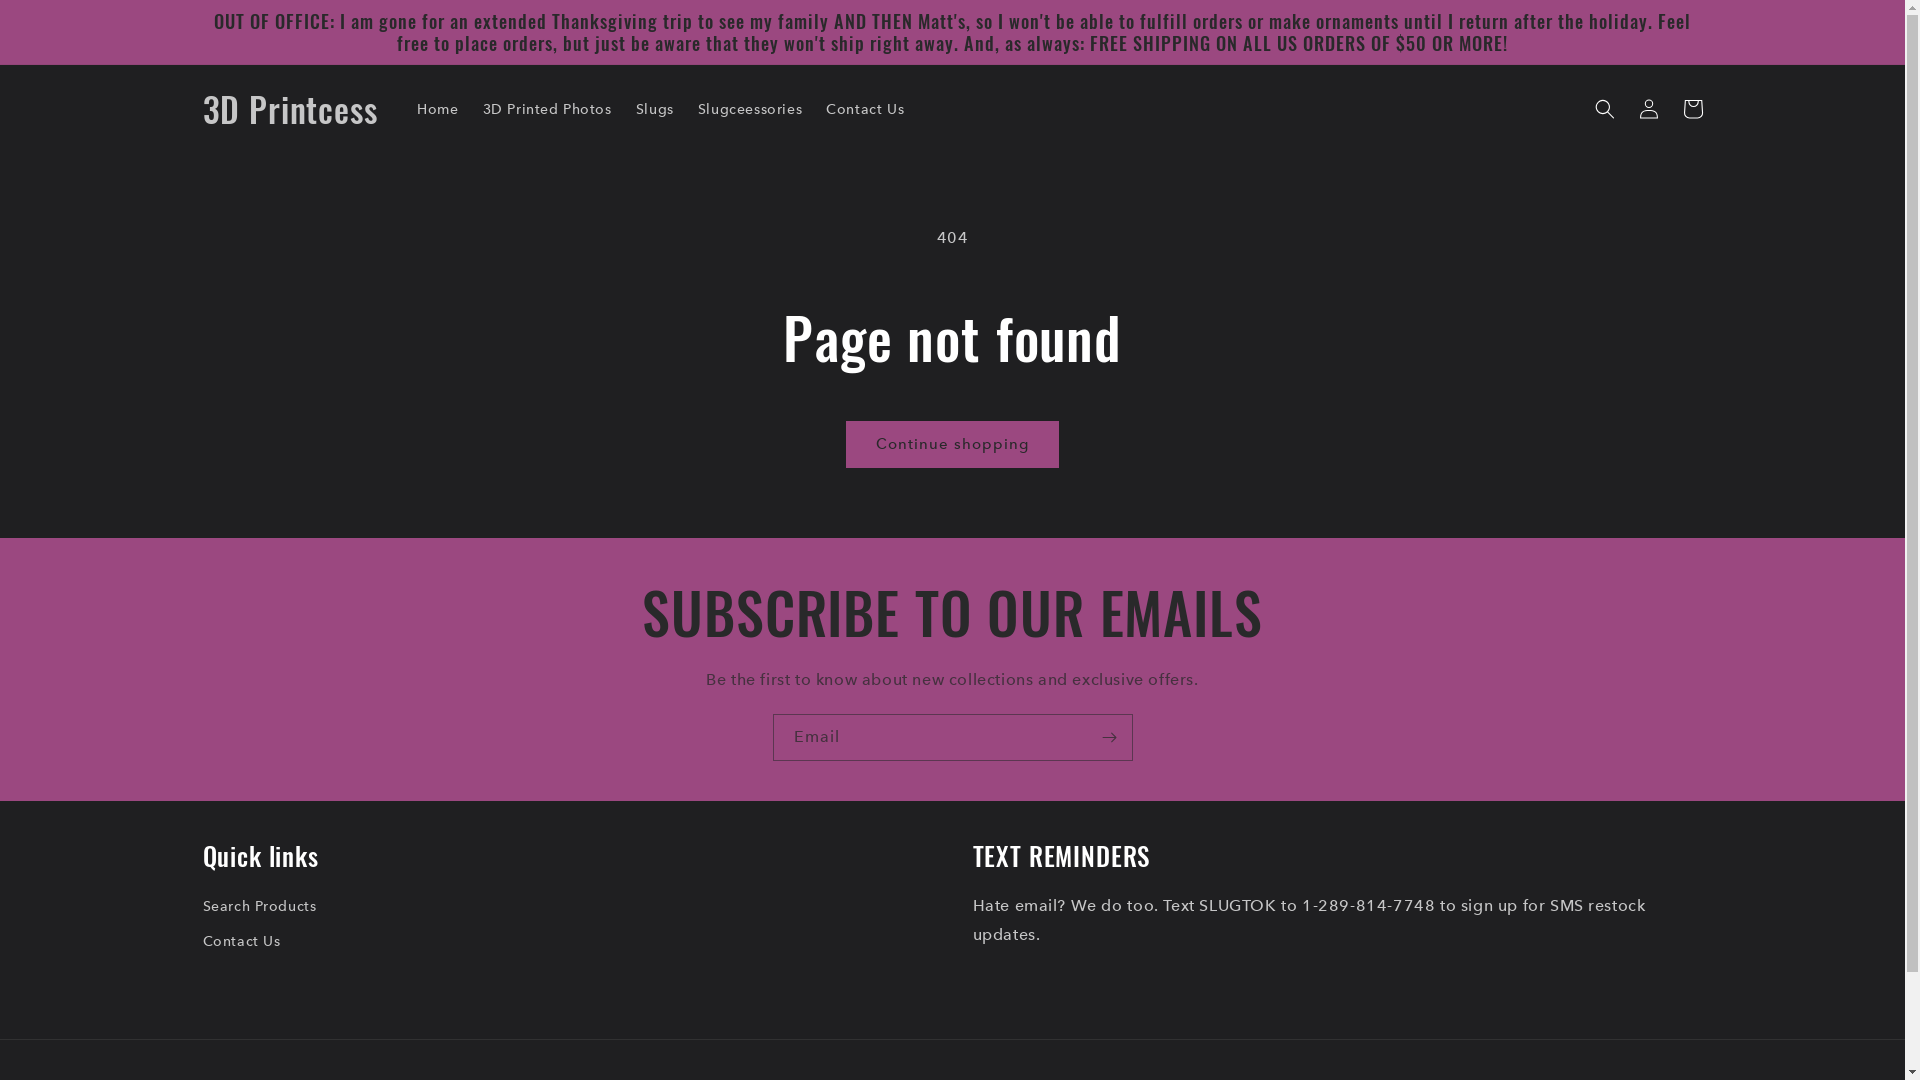 The height and width of the screenshot is (1080, 1920). I want to click on 'Cart', so click(1690, 108).